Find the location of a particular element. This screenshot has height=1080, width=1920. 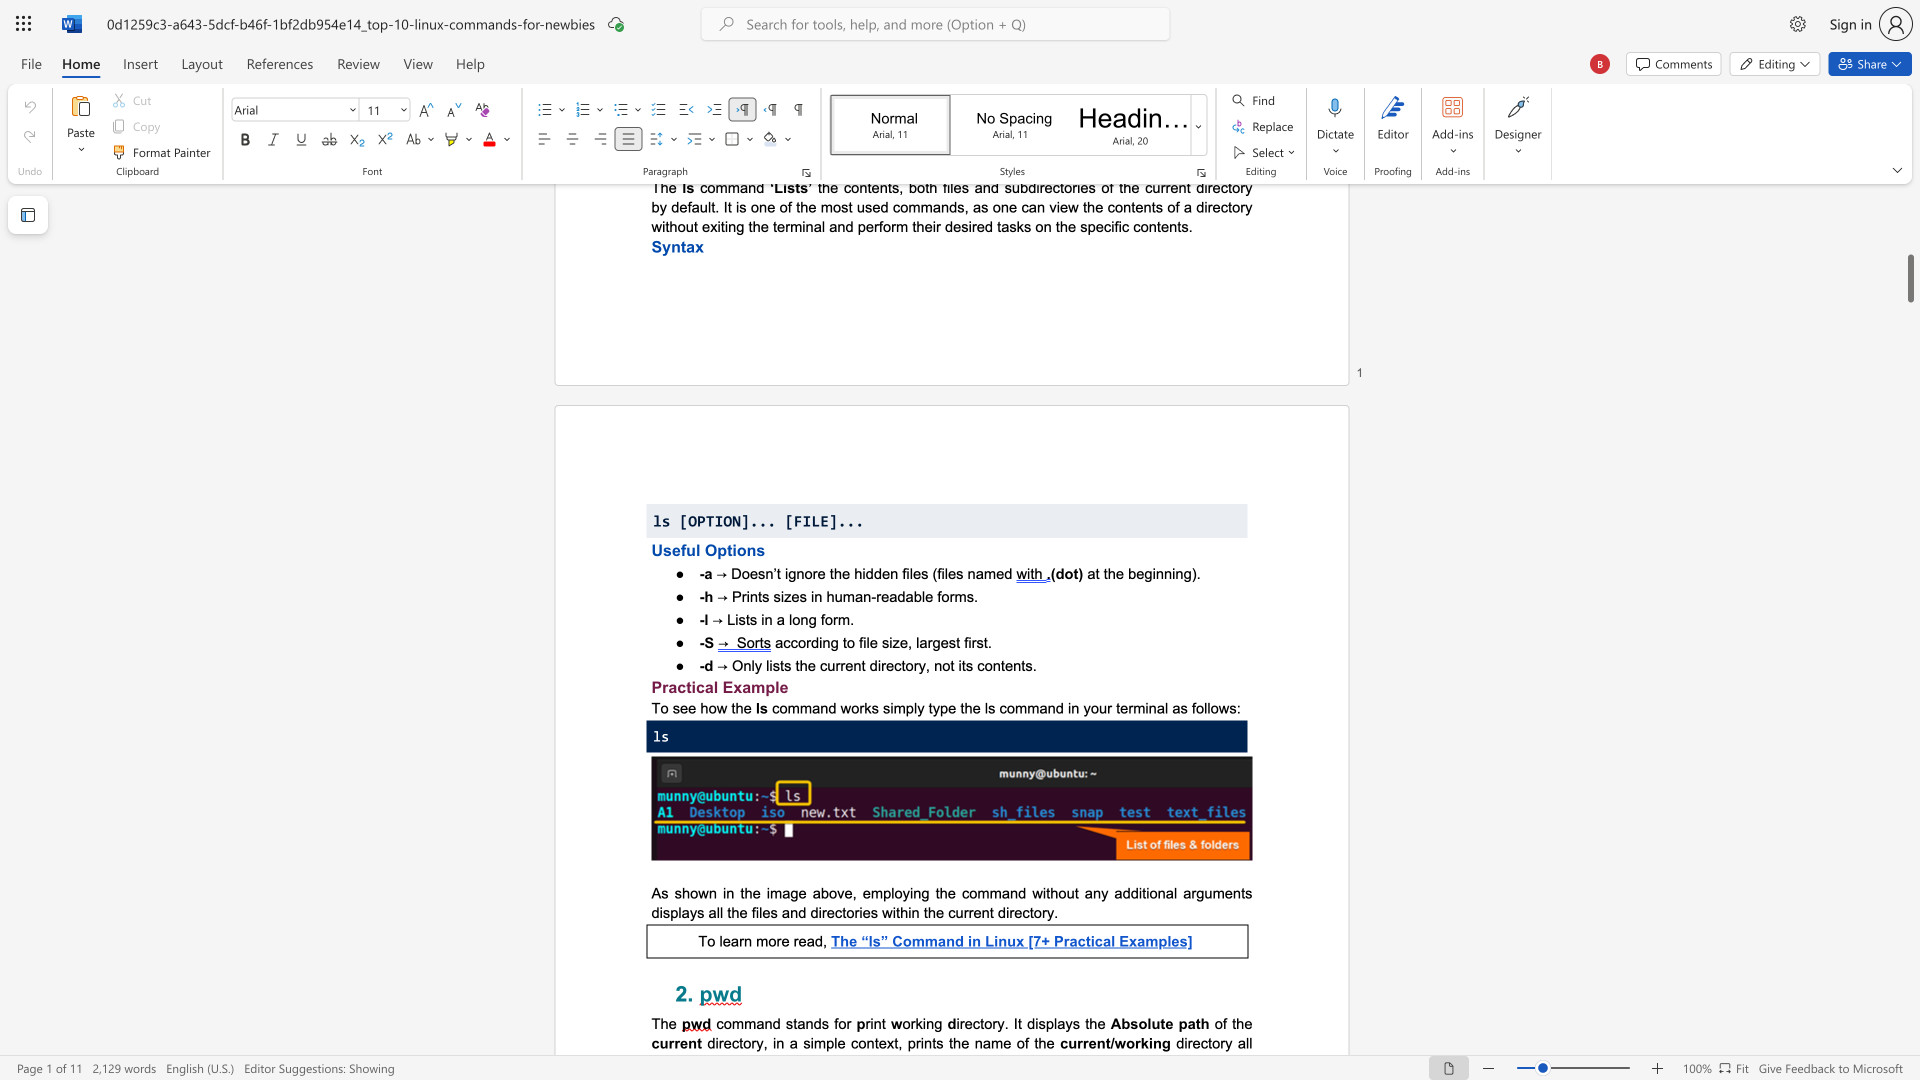

the subset text "cal Ex" within the text "Practical Example" is located at coordinates (696, 686).